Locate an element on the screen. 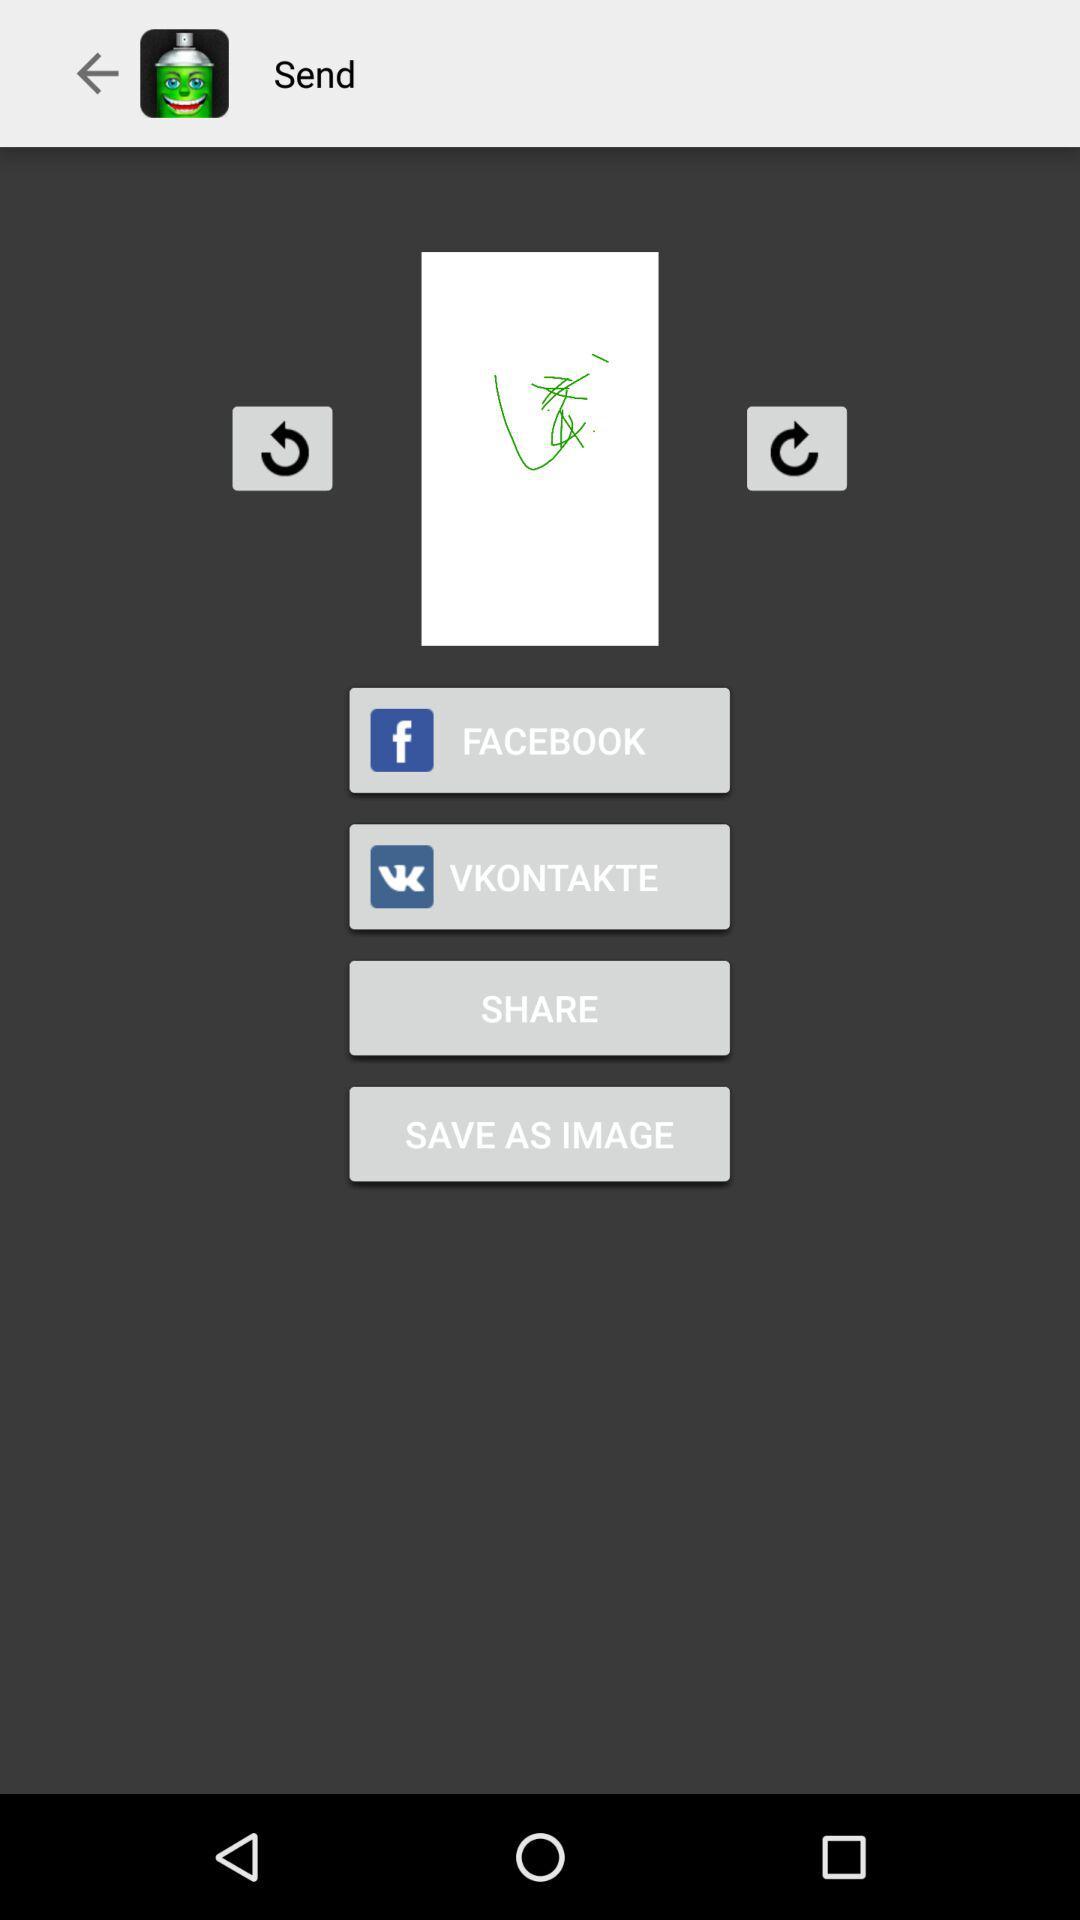  the refresh icon is located at coordinates (795, 447).